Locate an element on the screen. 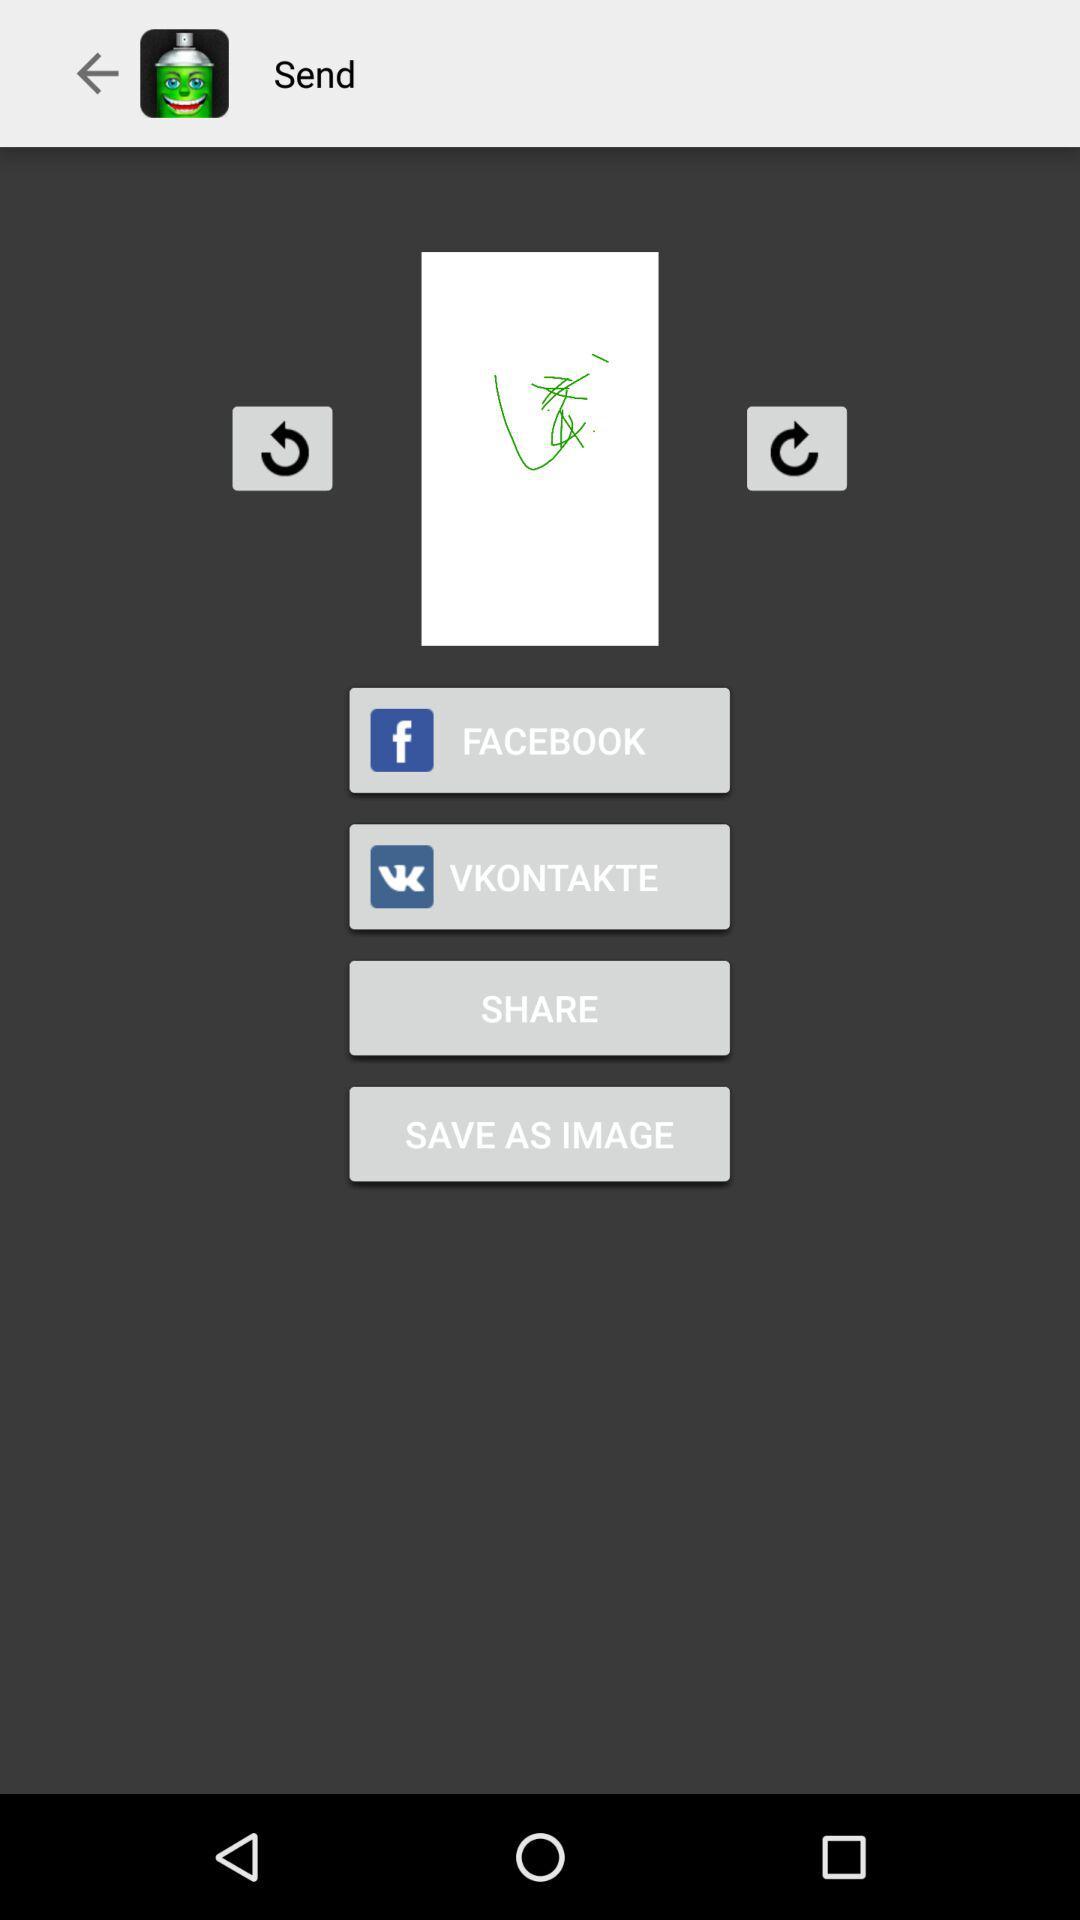  the refresh icon is located at coordinates (795, 447).